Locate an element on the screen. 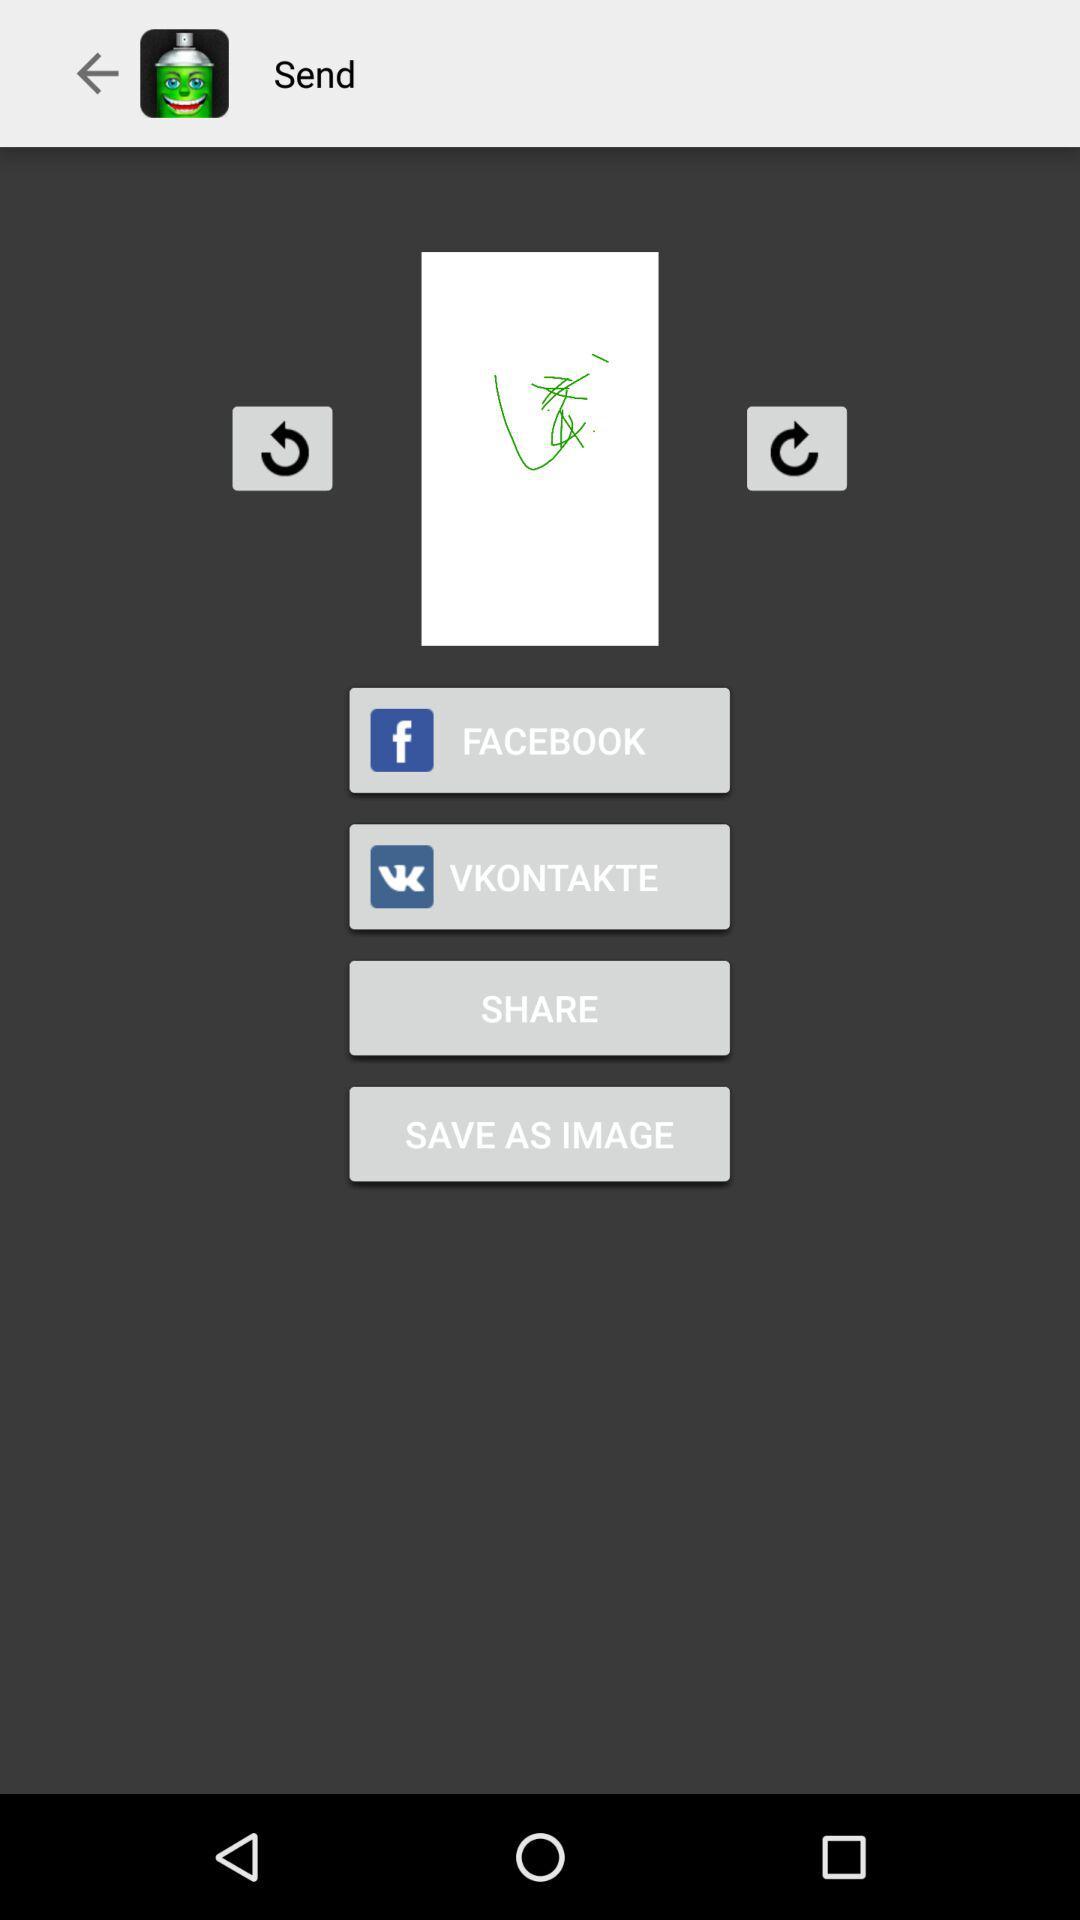  the refresh icon is located at coordinates (795, 447).